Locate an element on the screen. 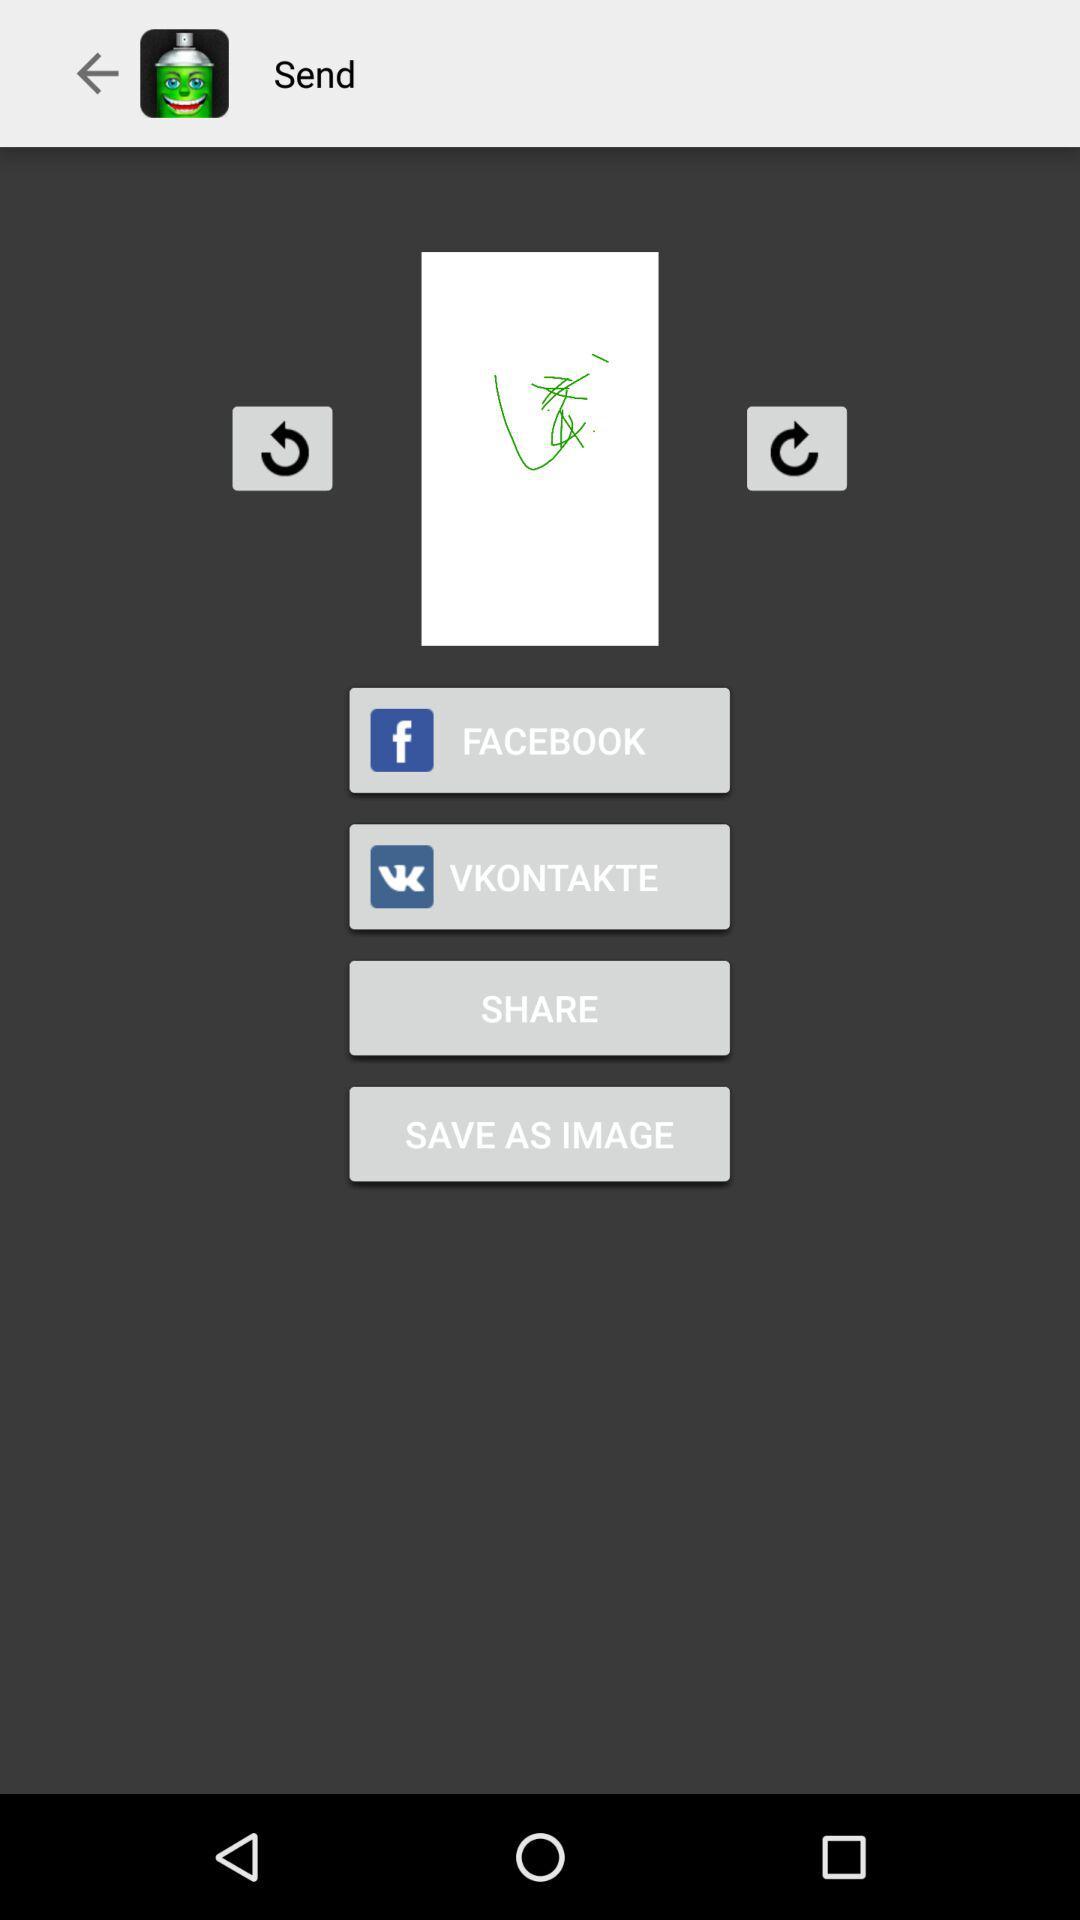  the refresh icon is located at coordinates (795, 447).